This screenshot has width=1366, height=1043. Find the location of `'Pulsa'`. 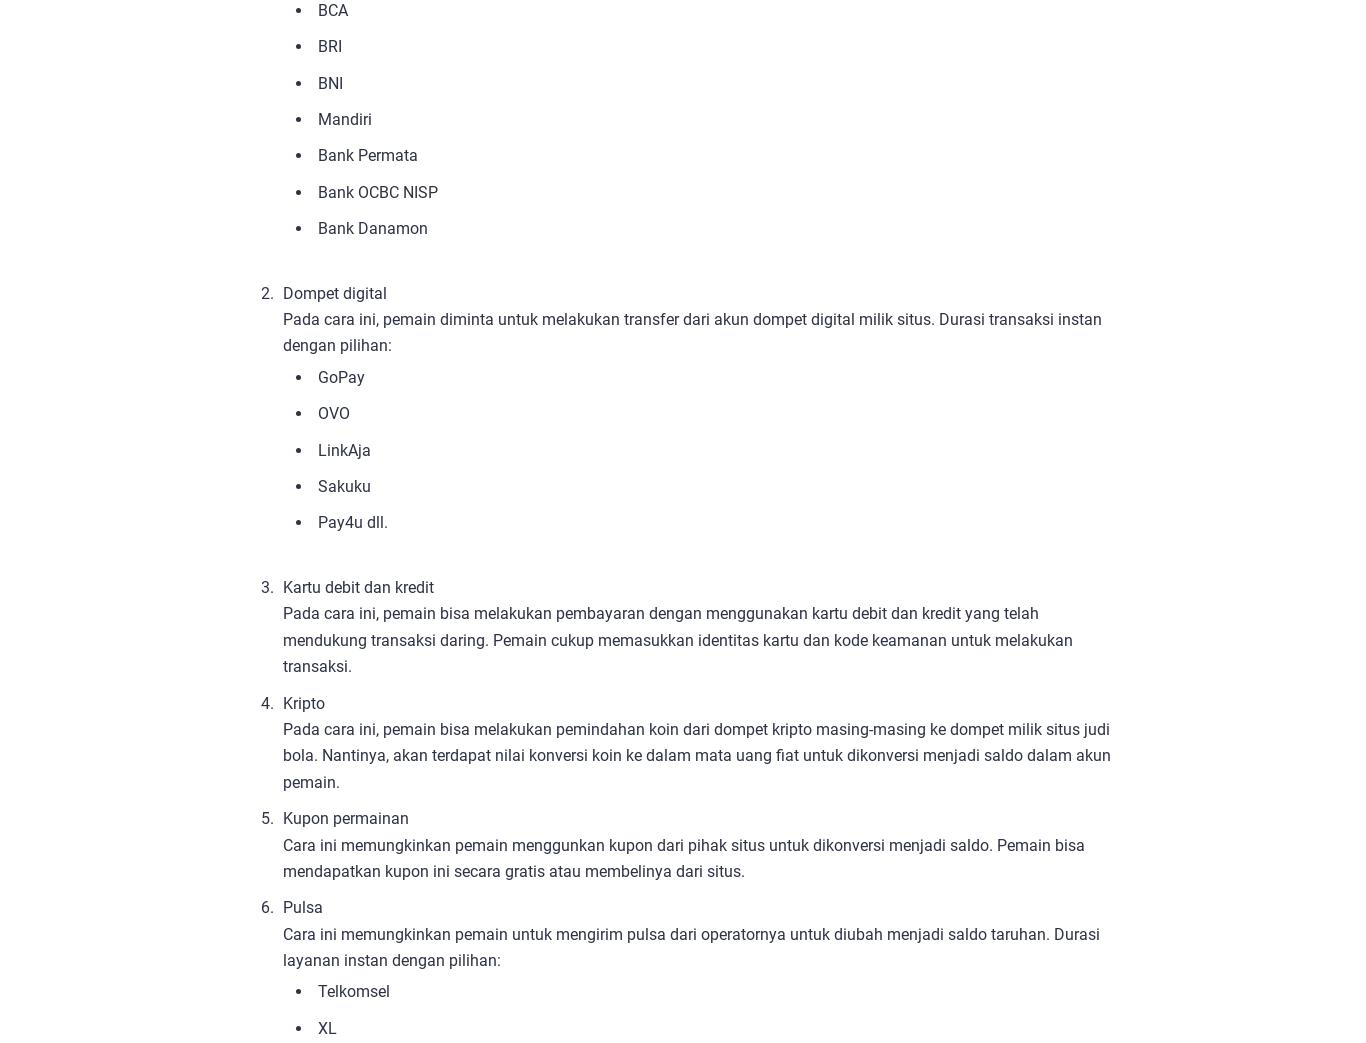

'Pulsa' is located at coordinates (283, 906).